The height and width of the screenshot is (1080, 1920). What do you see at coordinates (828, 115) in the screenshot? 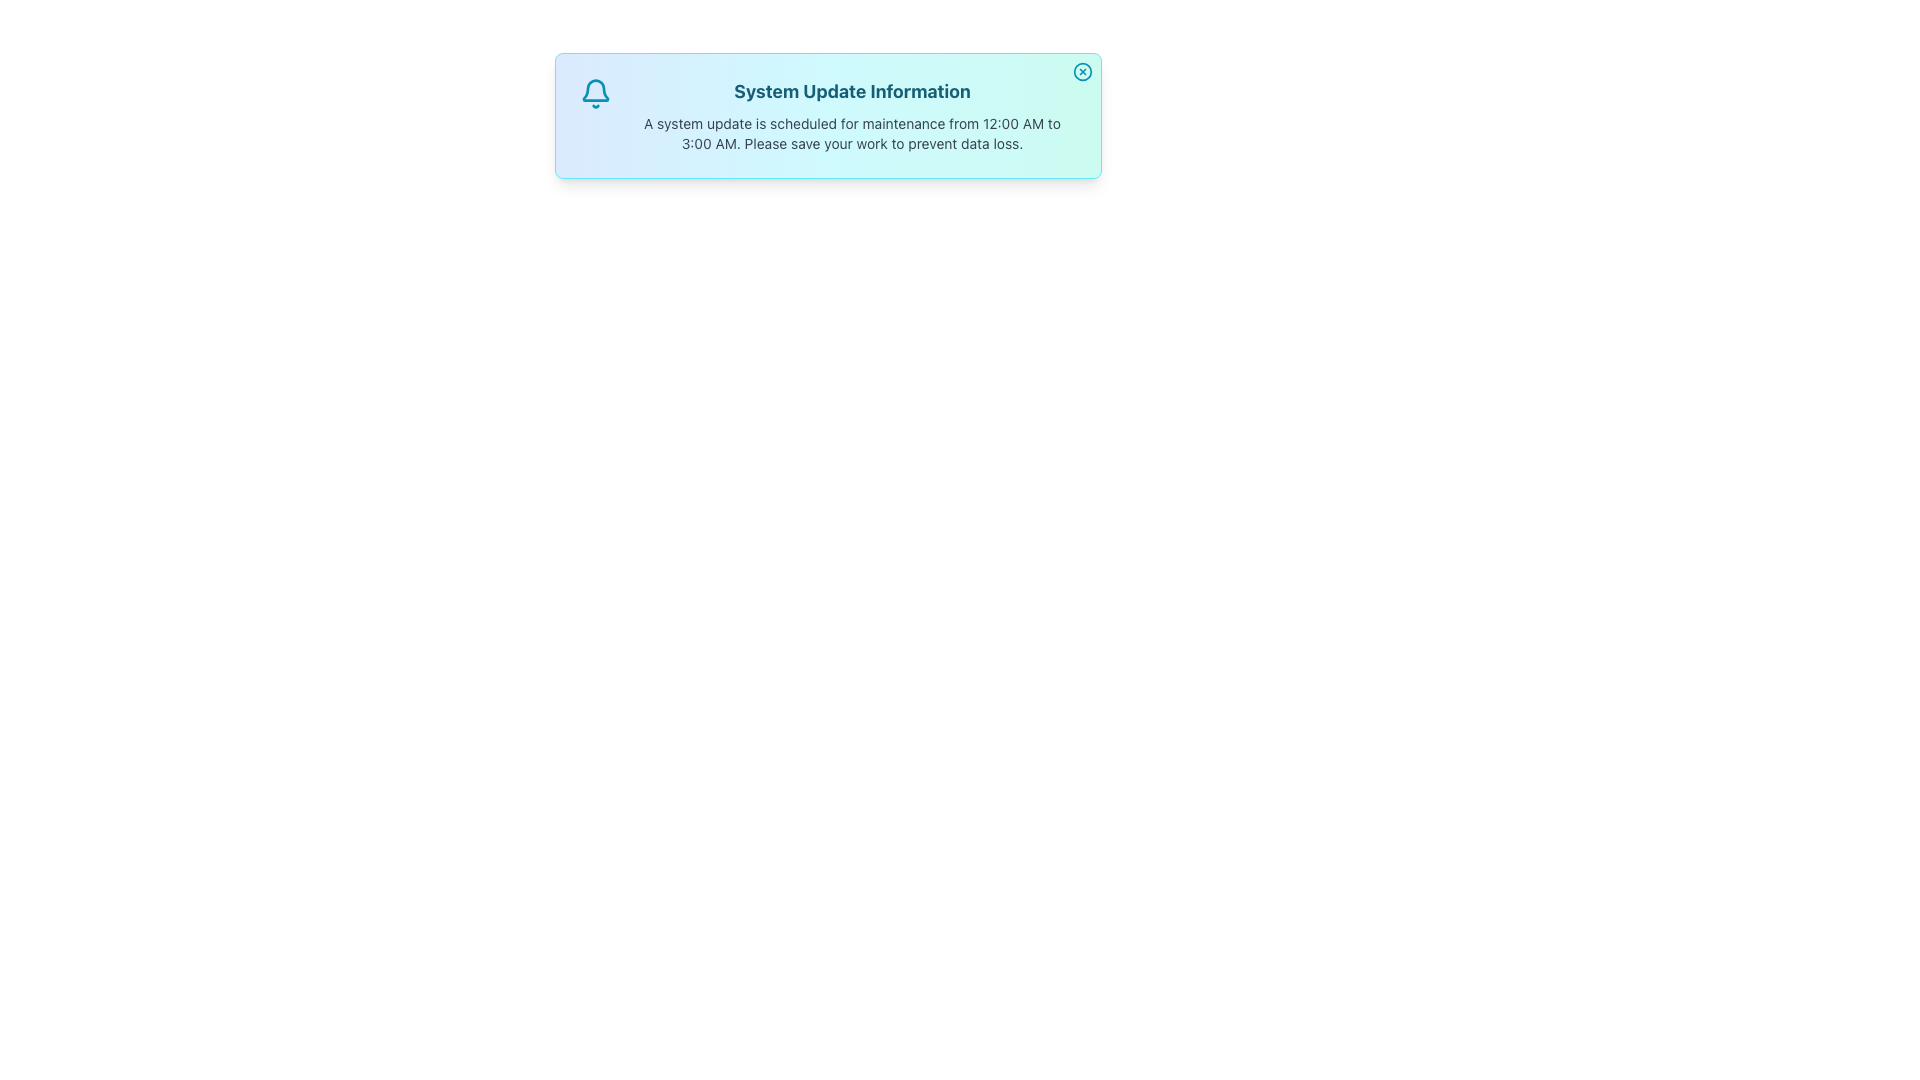
I see `the Static Information Panel, which features a gradient background and contains the title 'System Update Information' in cyan` at bounding box center [828, 115].